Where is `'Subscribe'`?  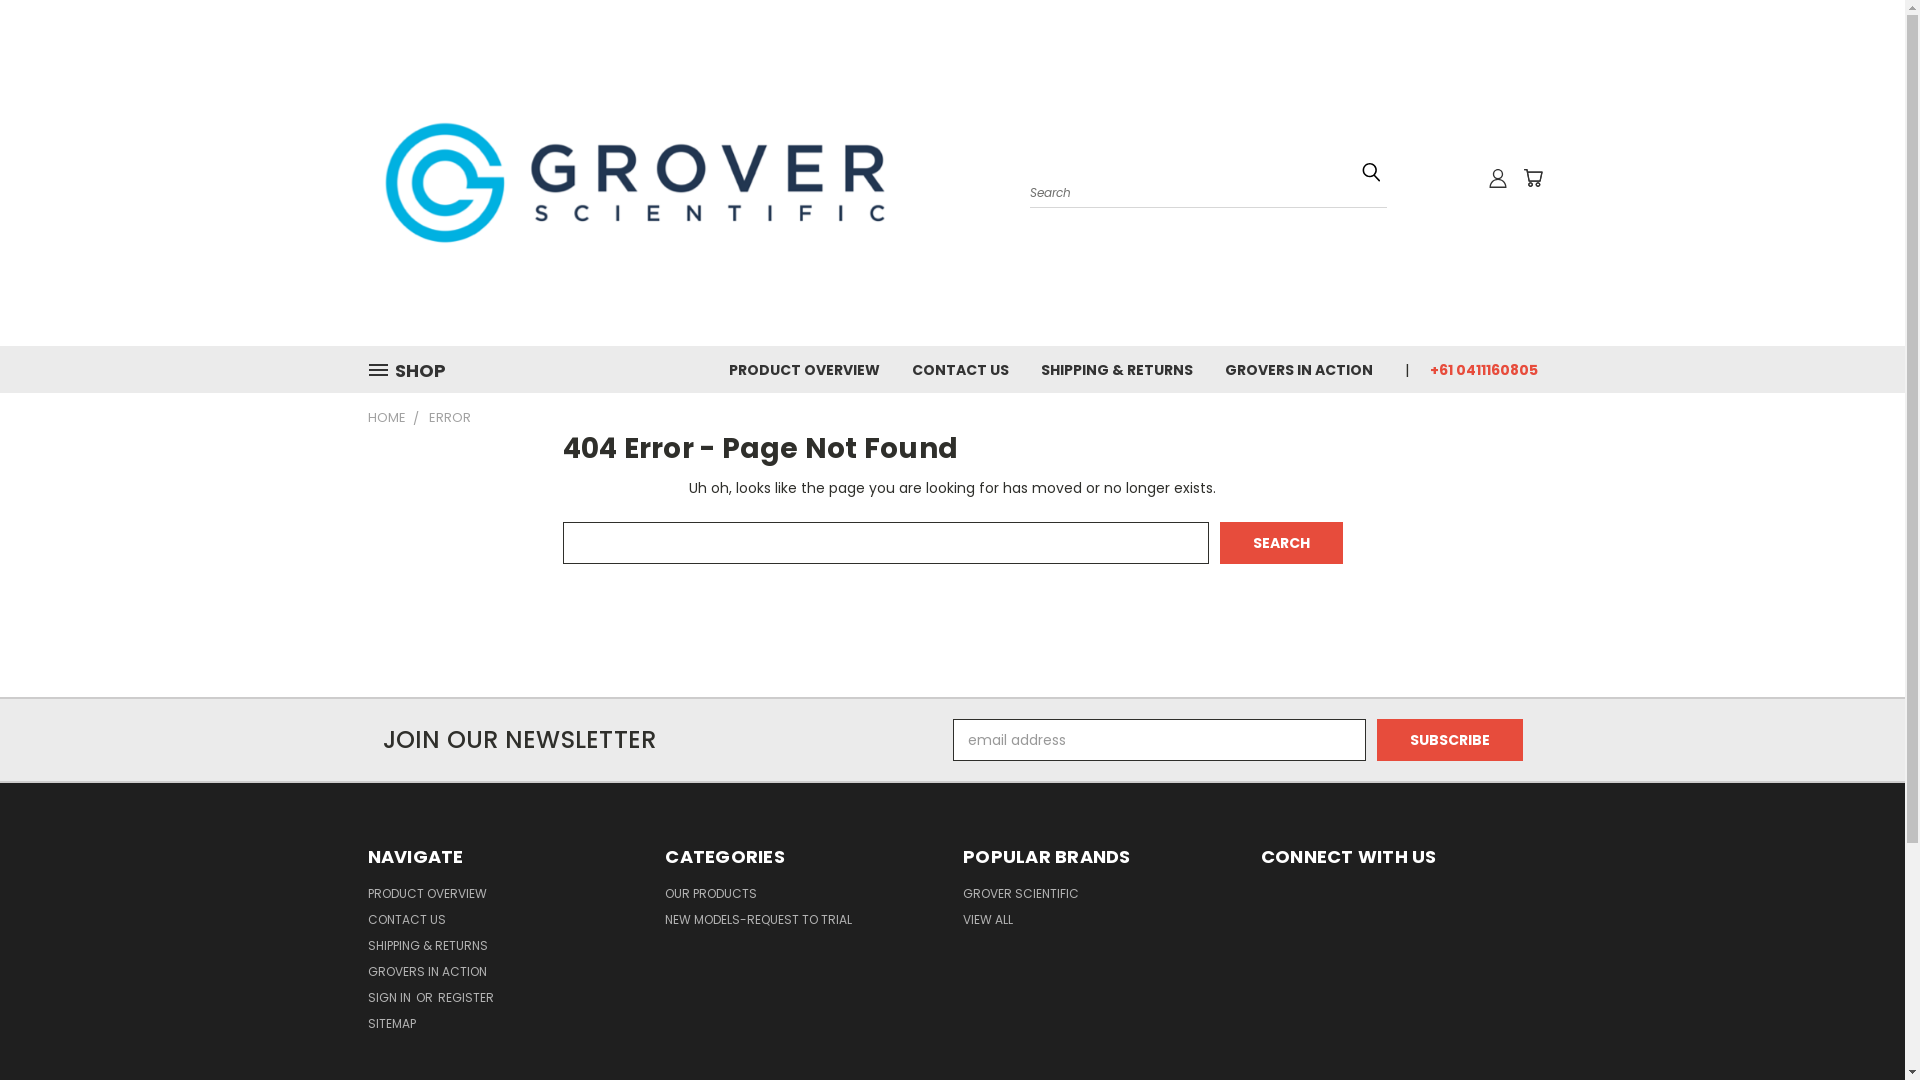
'Subscribe' is located at coordinates (1449, 740).